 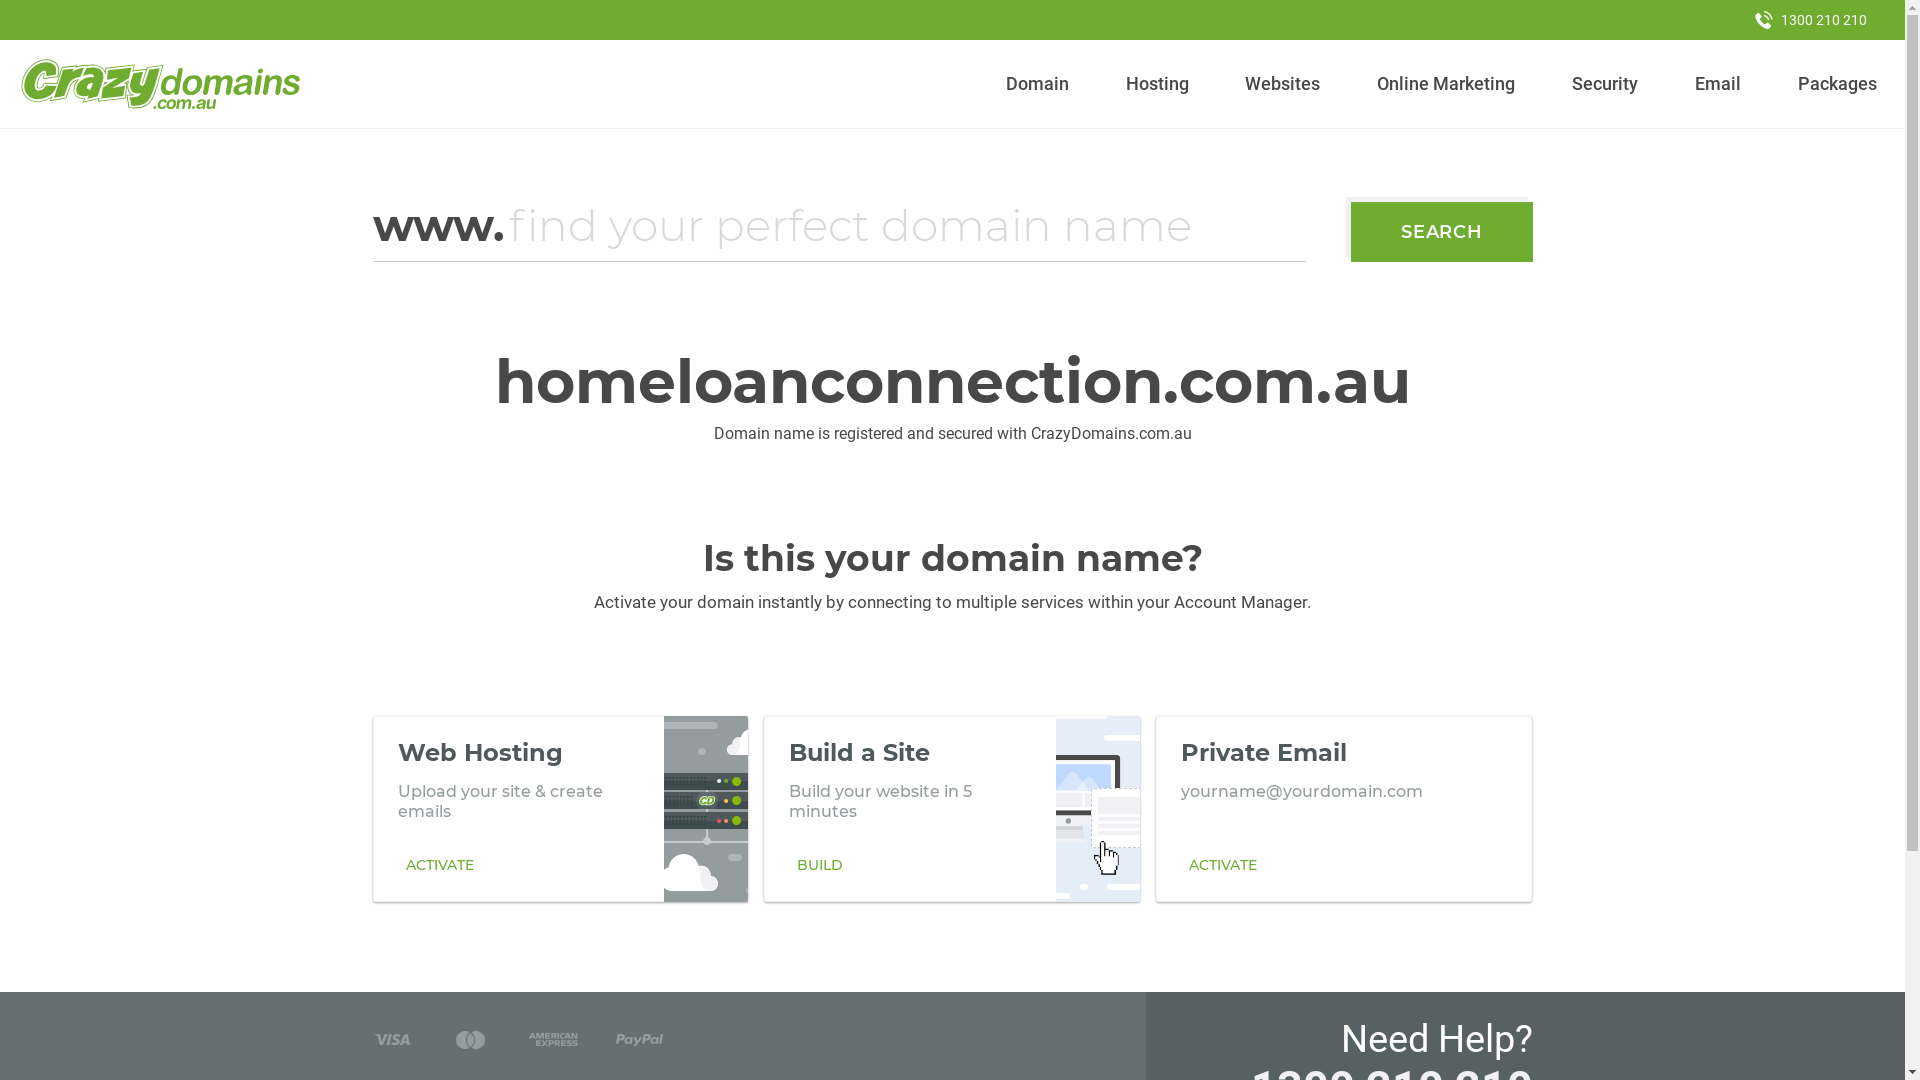 I want to click on 'Build a Site, so click(x=950, y=808).